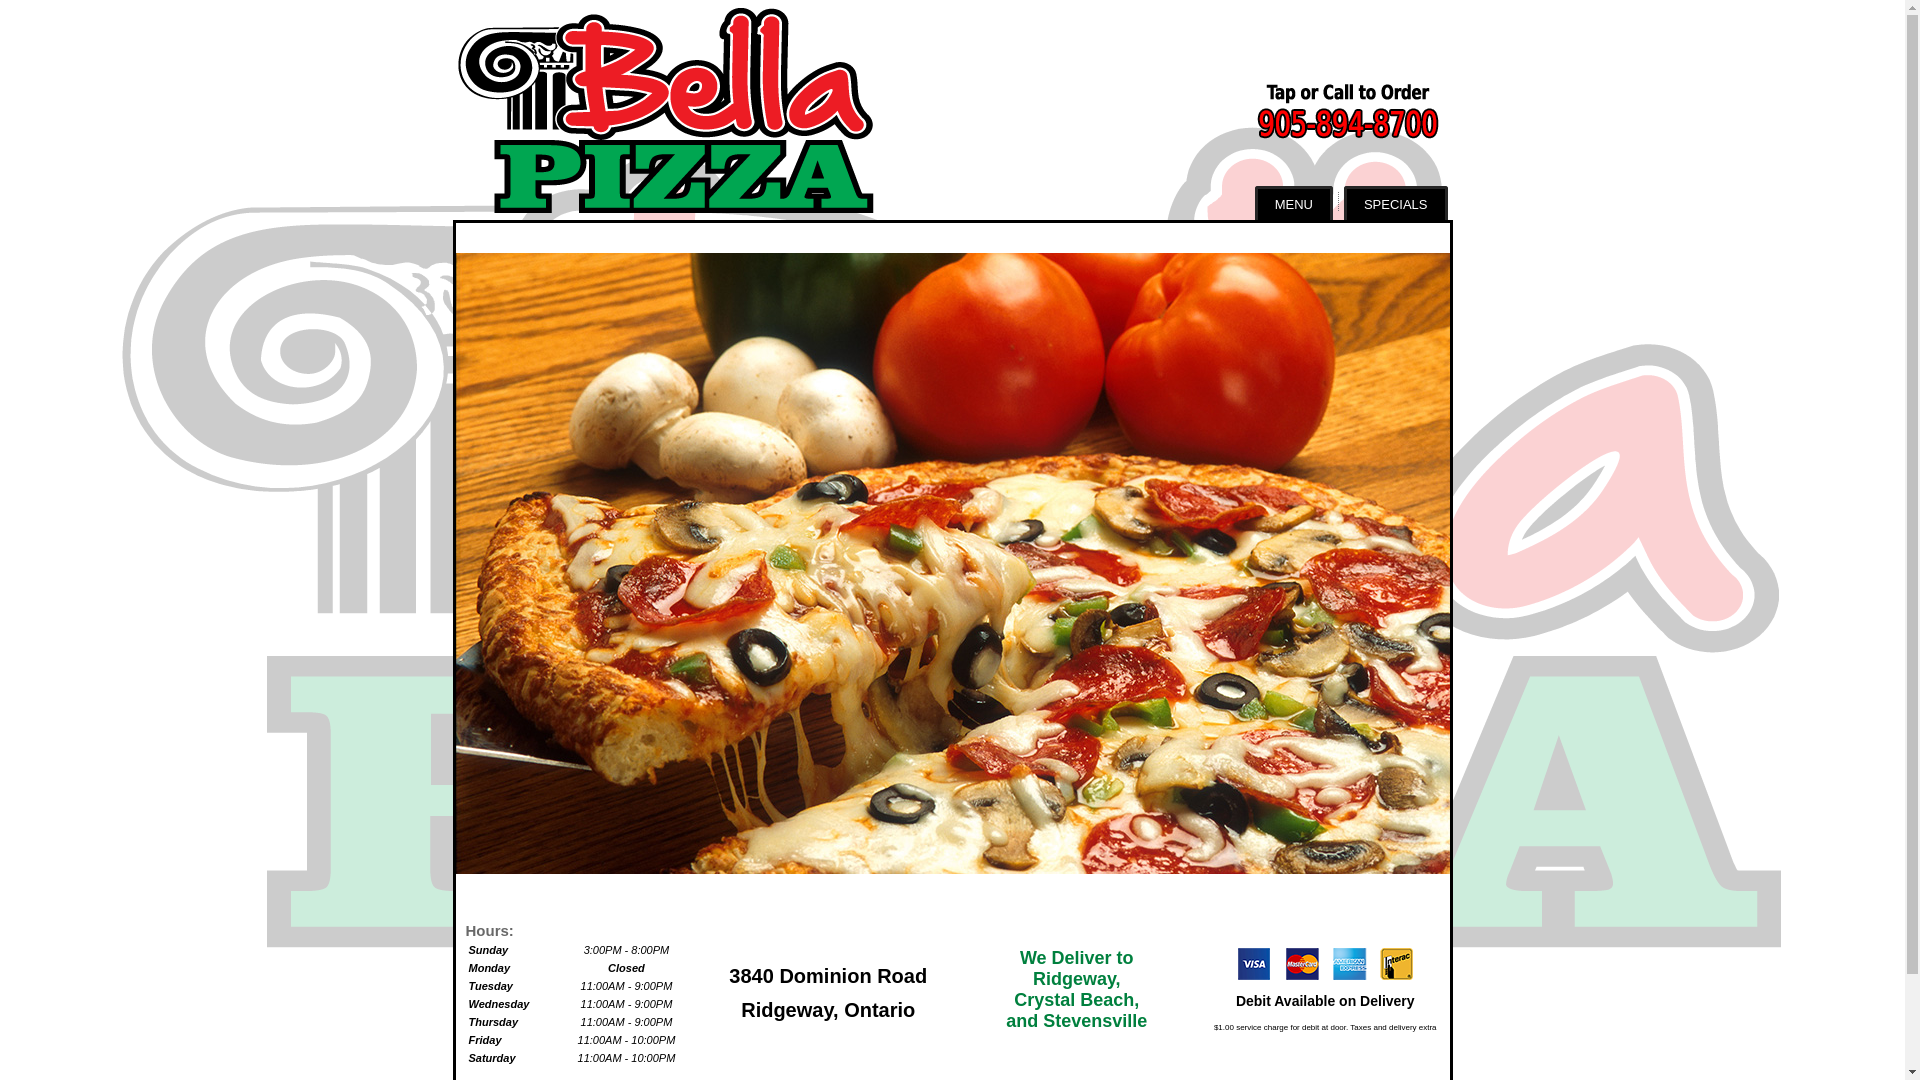 The width and height of the screenshot is (1920, 1080). I want to click on 'MENU', so click(1294, 203).